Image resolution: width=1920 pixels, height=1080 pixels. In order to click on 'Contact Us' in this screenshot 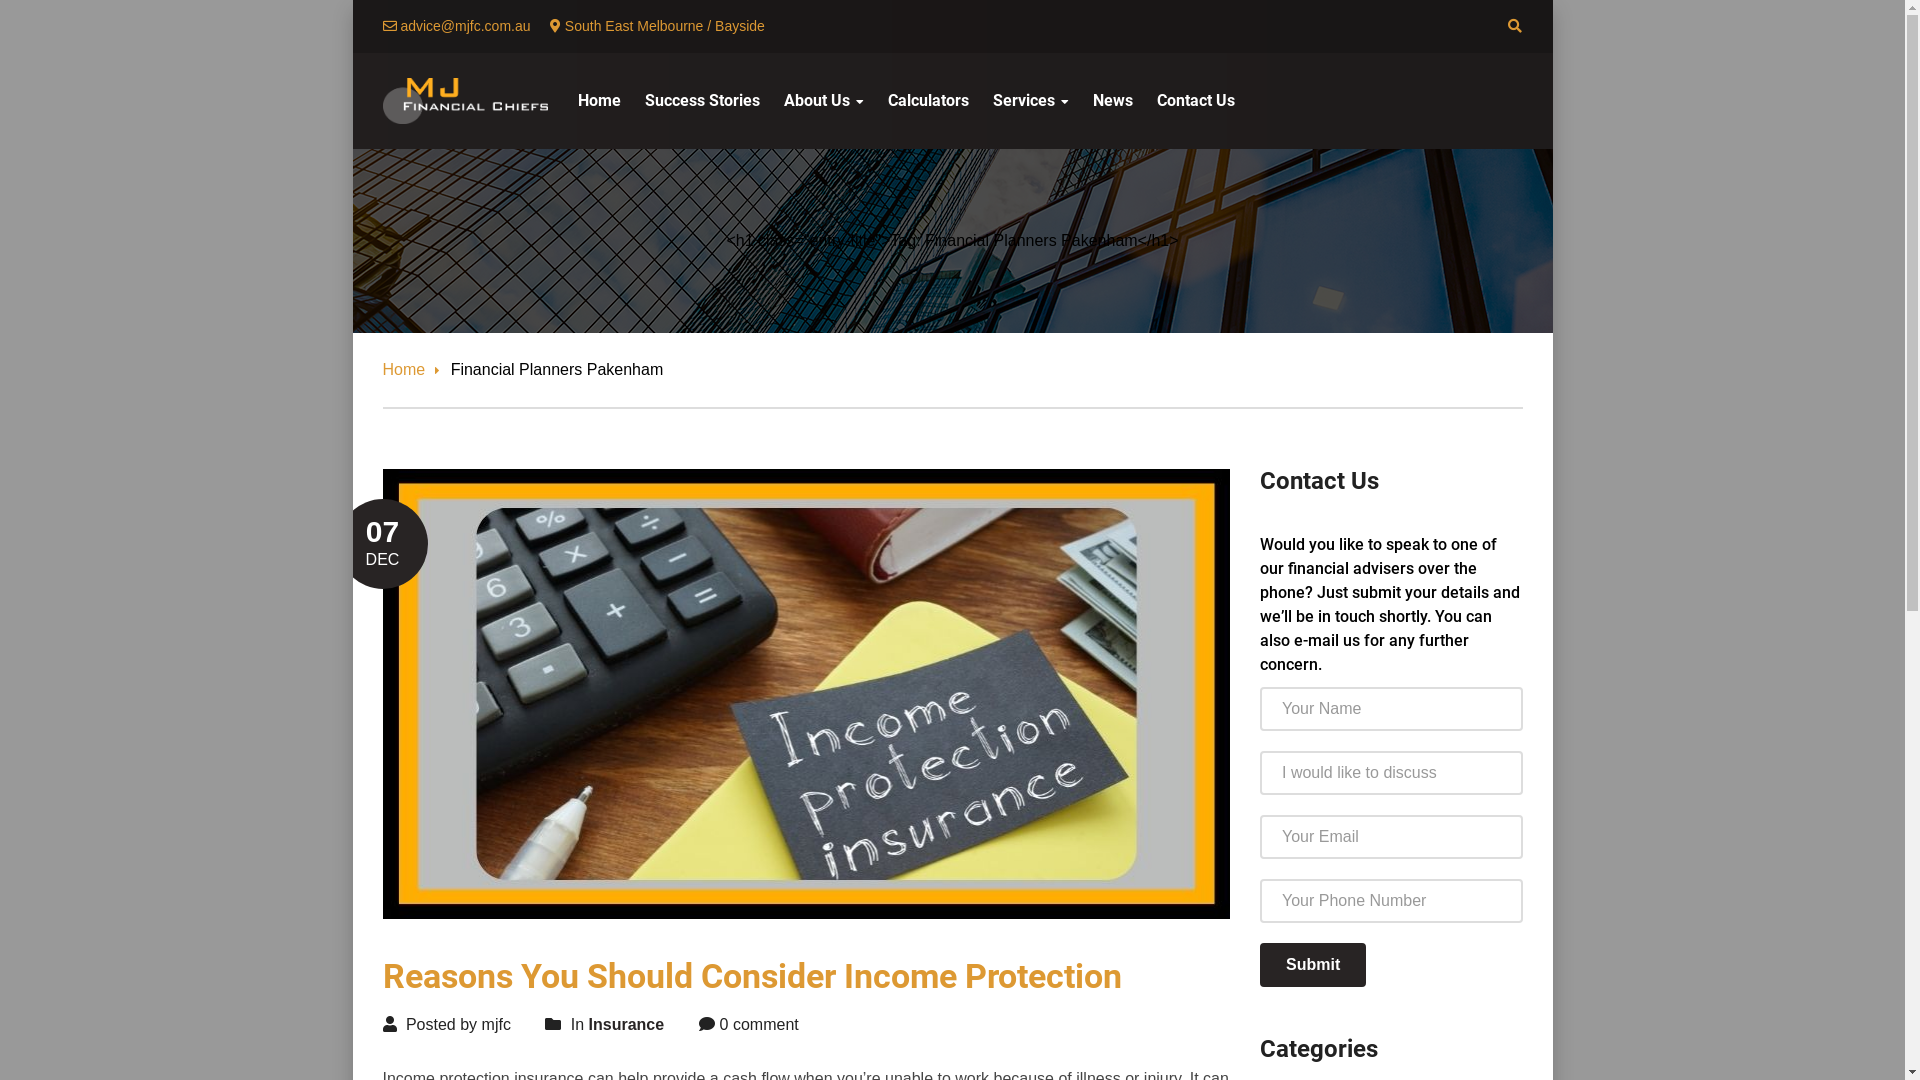, I will do `click(1195, 100)`.